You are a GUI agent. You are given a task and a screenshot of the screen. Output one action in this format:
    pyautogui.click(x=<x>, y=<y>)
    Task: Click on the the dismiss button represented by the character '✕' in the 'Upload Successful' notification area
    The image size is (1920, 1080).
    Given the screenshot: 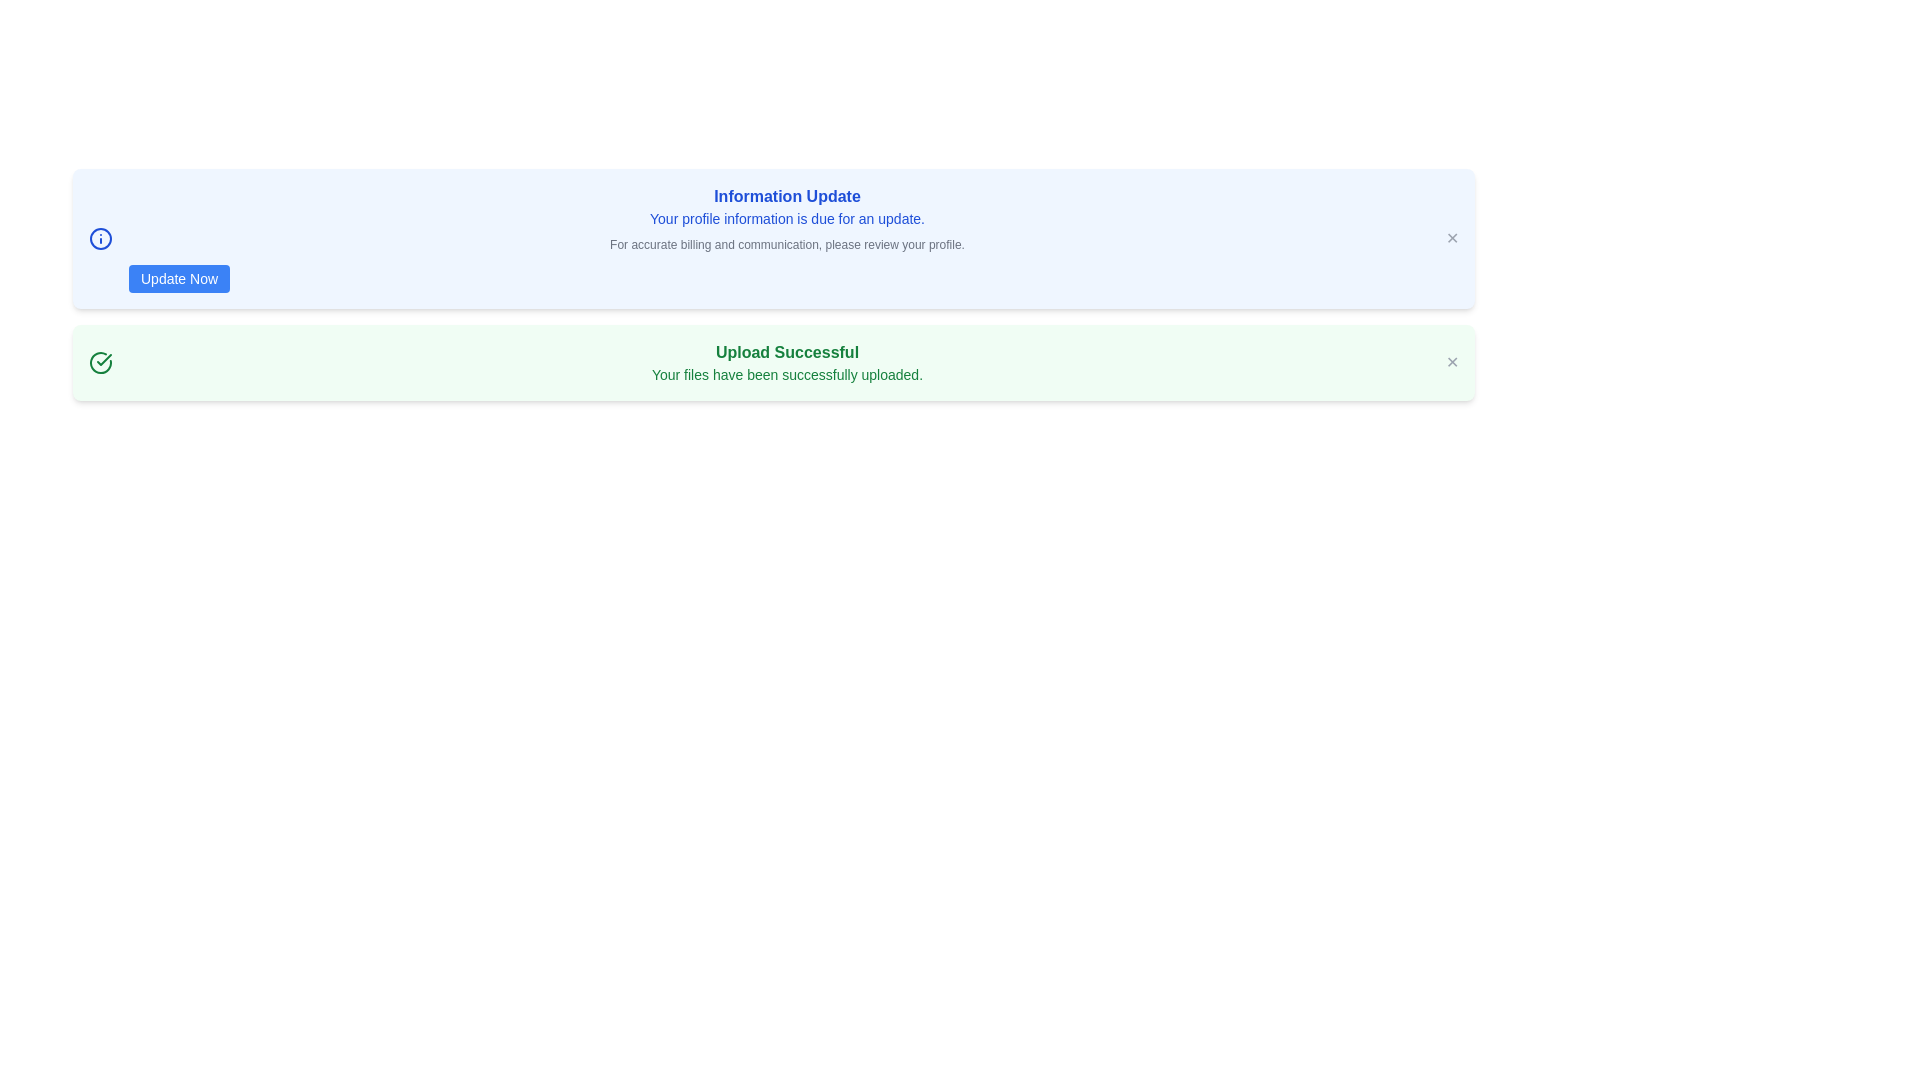 What is the action you would take?
    pyautogui.click(x=1452, y=362)
    